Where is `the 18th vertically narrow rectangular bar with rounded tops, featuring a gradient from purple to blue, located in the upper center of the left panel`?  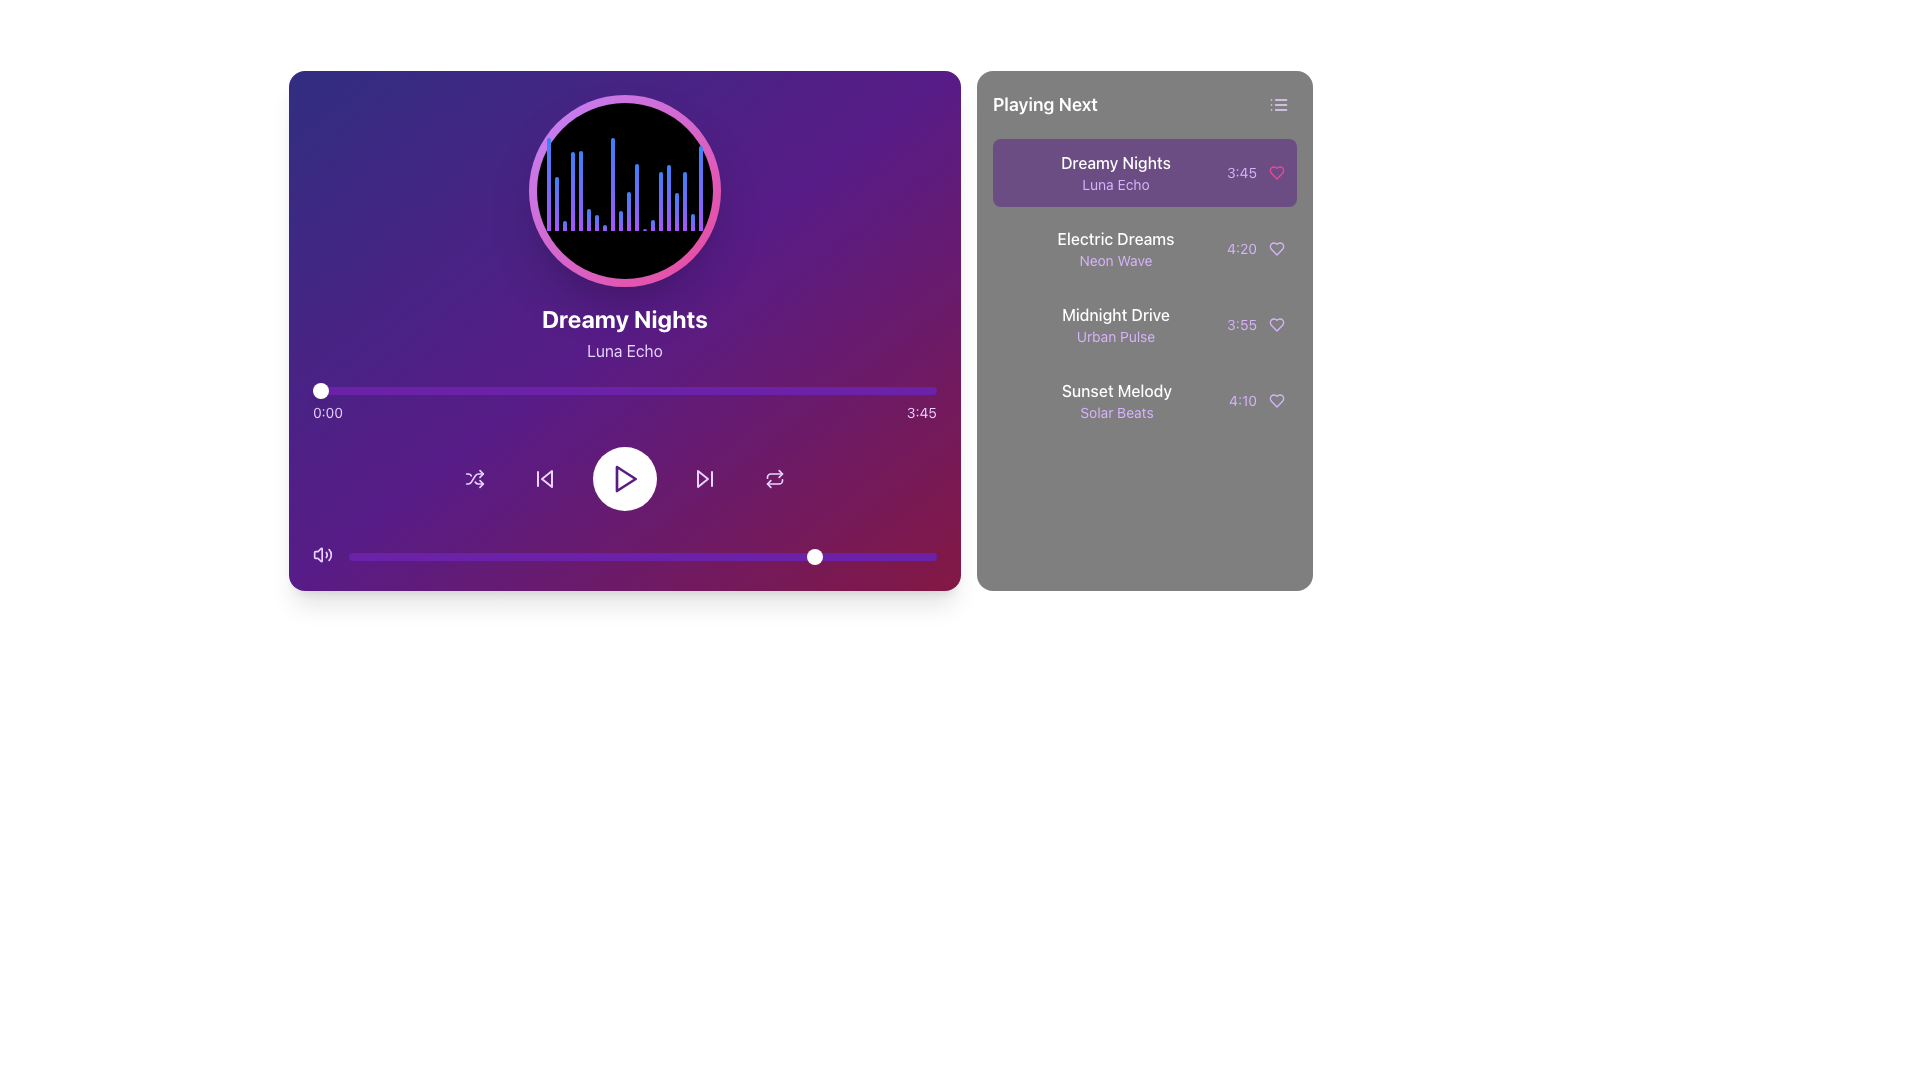 the 18th vertically narrow rectangular bar with rounded tops, featuring a gradient from purple to blue, located in the upper center of the left panel is located at coordinates (692, 222).